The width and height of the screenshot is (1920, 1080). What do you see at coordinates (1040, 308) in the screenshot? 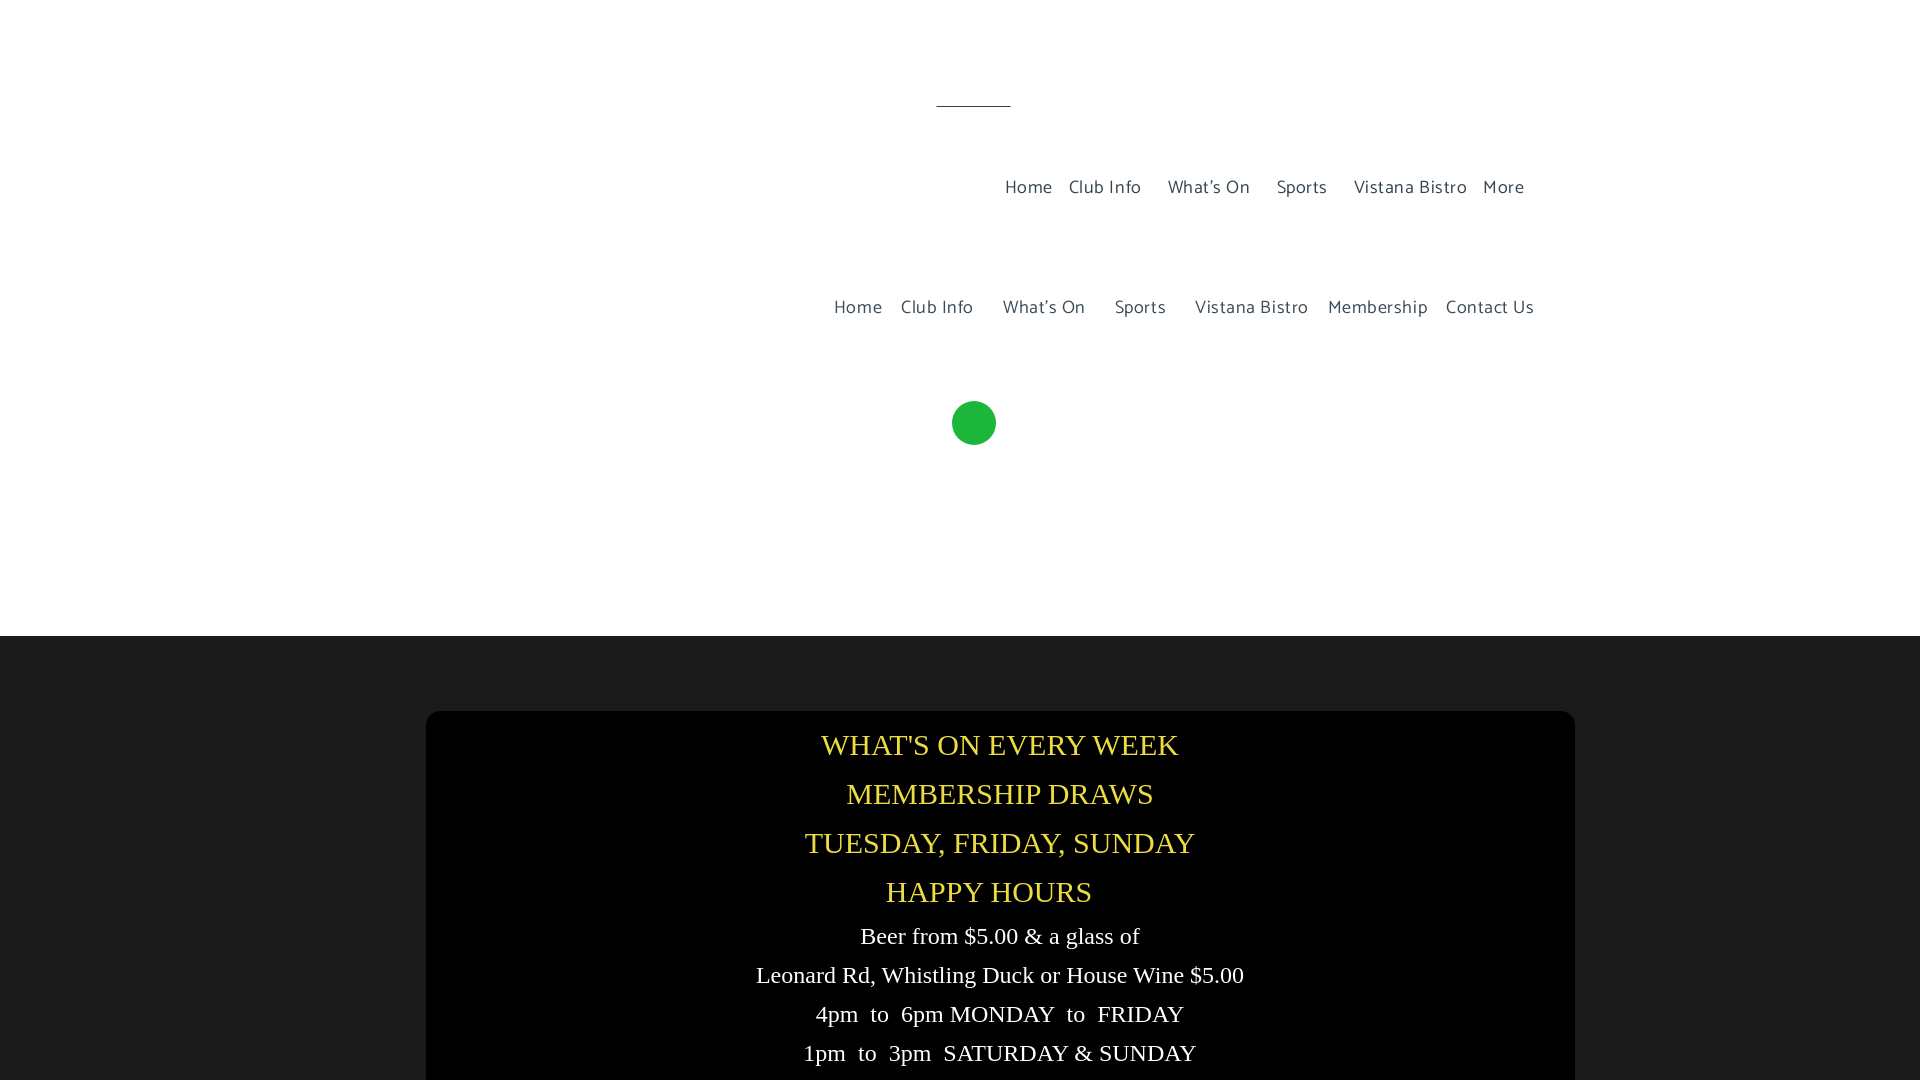
I see `'What's On'` at bounding box center [1040, 308].